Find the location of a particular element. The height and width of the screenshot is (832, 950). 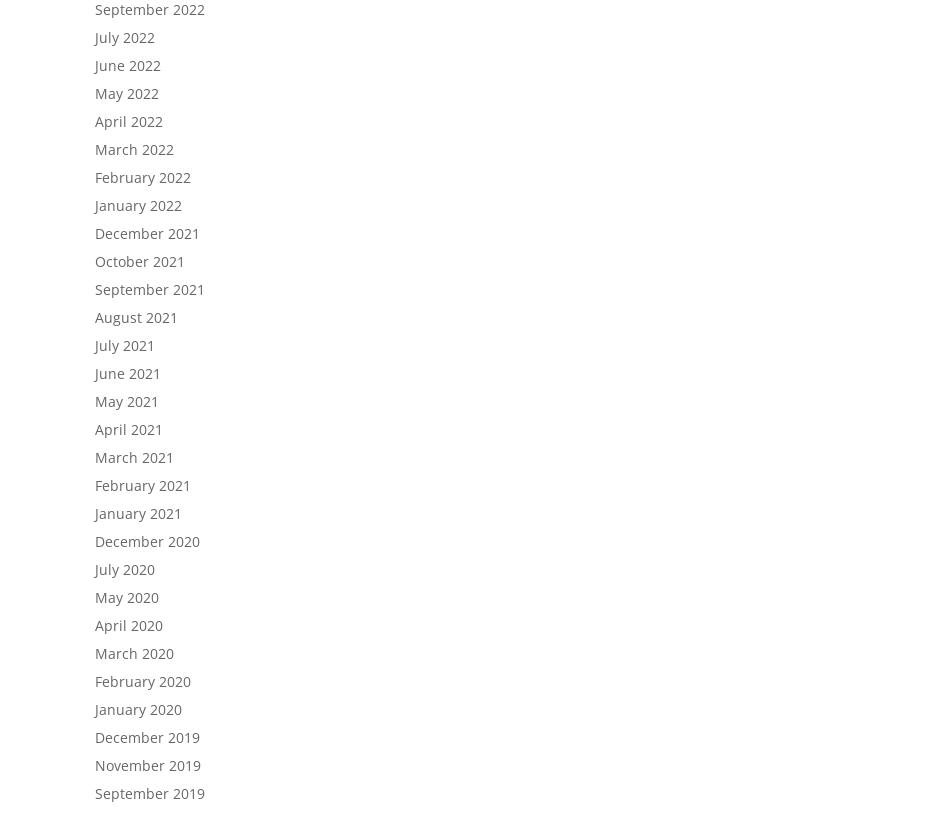

'August 2021' is located at coordinates (136, 317).